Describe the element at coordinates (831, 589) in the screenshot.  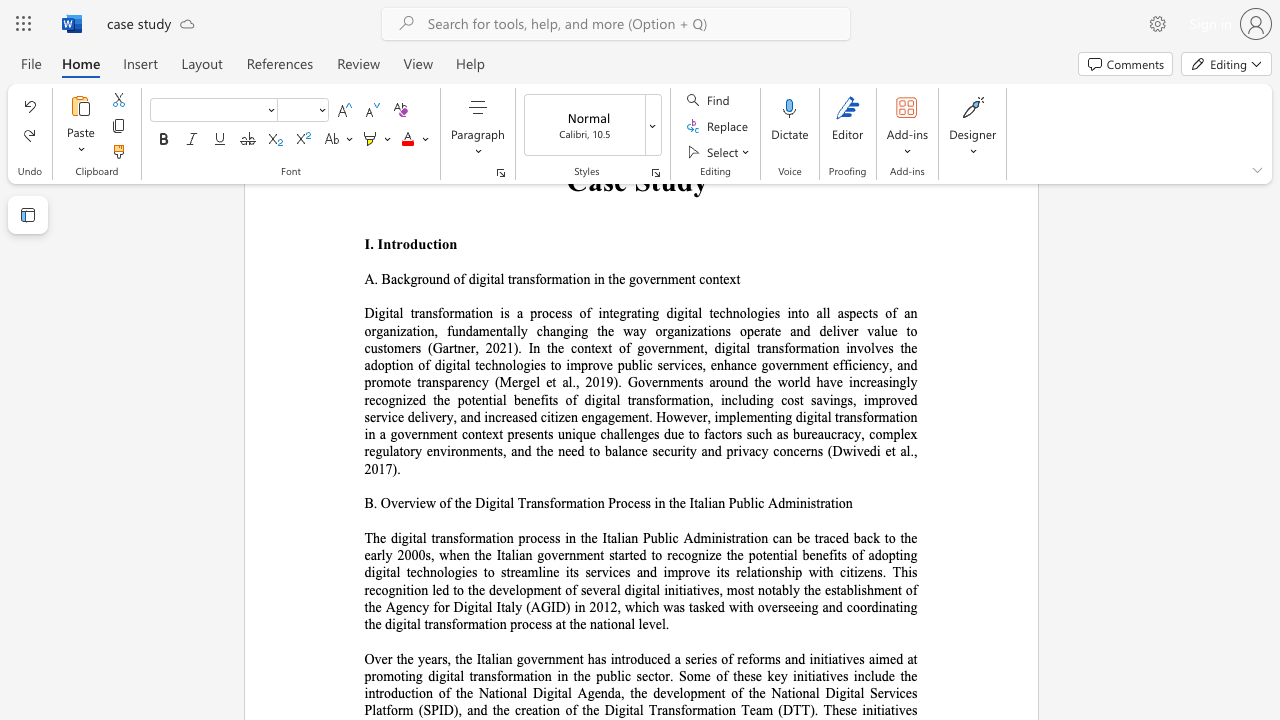
I see `the subset text "stablishment of the" within the text "The digital transformation process in the Italian Public Administration can be traced back to the early 2000s, when the Italian government started to recognize the potential benefits of adopting digital technologies to streamline its services and improve its relationship with citizens. This recognition led to the development of several digital initiatives, most notably the establishment of the Agency for Digital Italy (AGID) in 2012, which was tasked with overseeing and coordinating the digital transformati"` at that location.